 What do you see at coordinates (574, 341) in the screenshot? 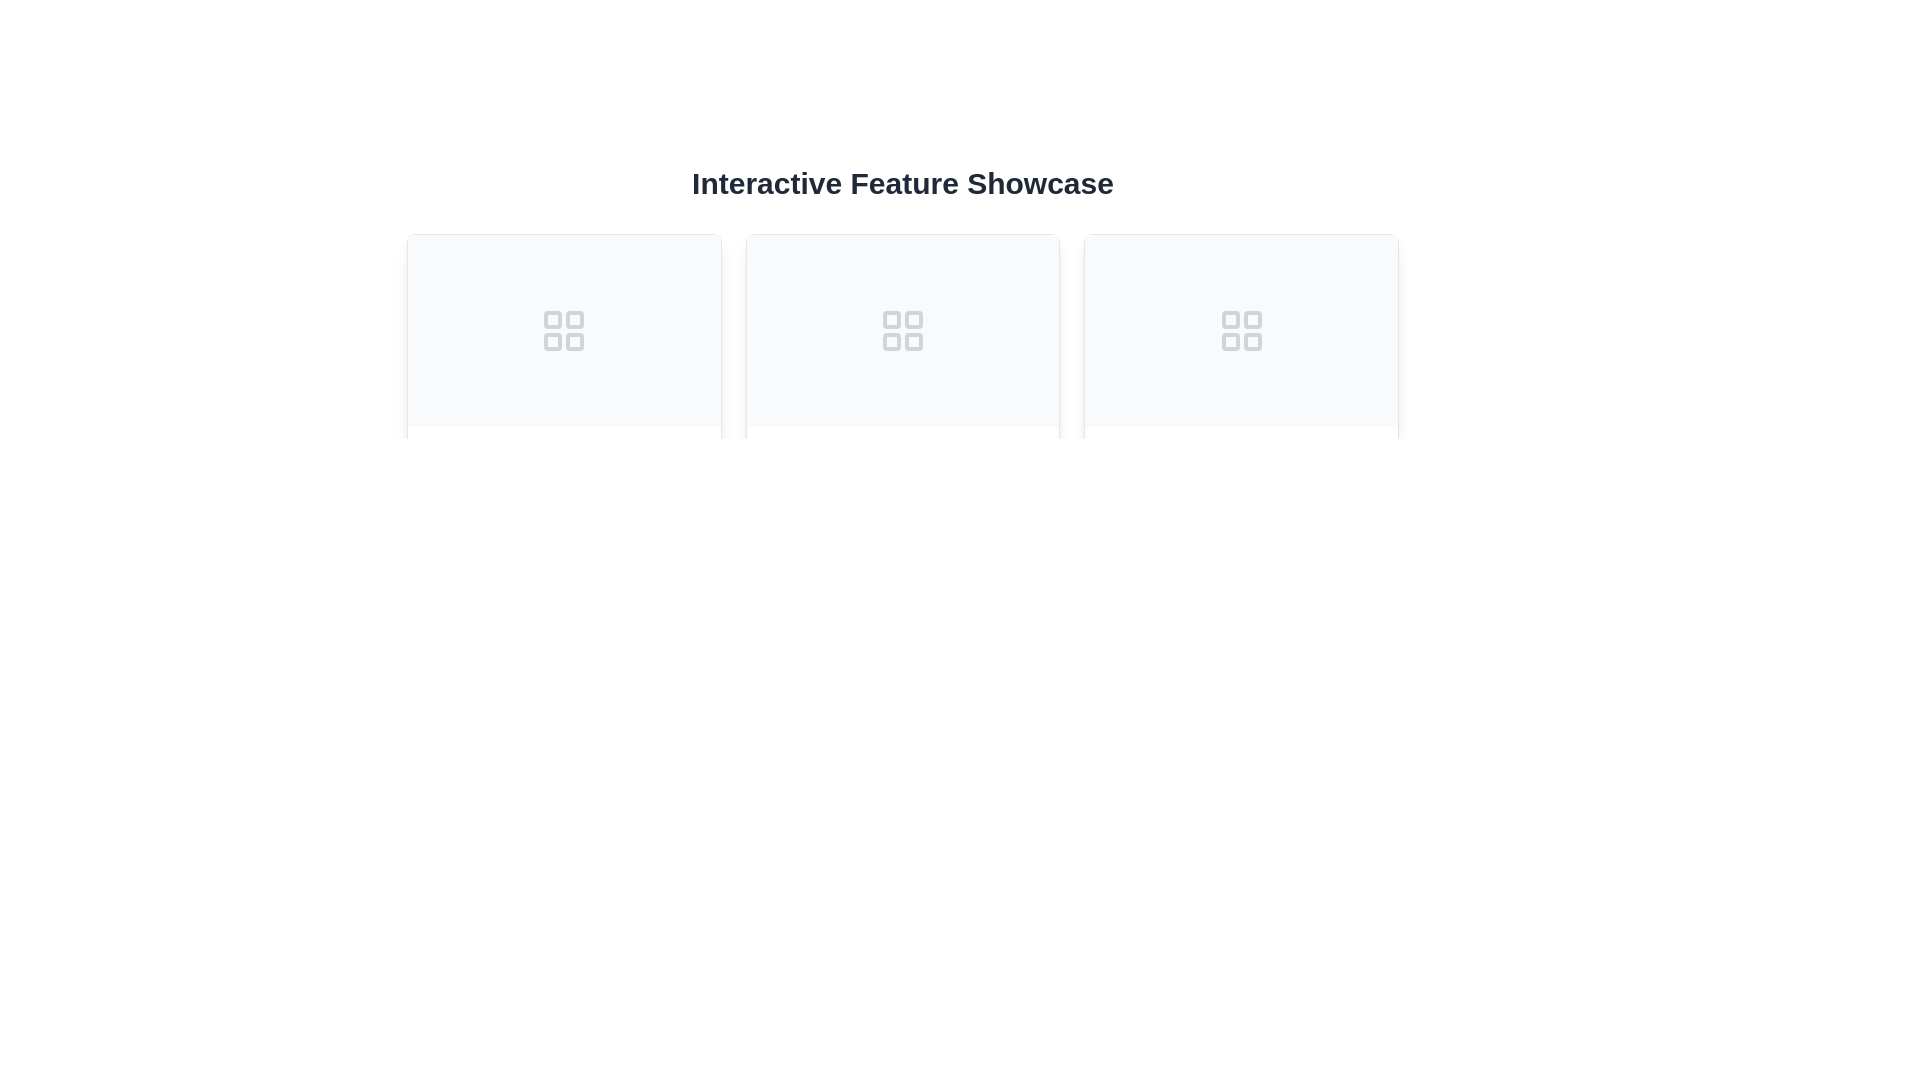
I see `the bottom-right square grid cell element within the 2x2 grid, which is styled in a subdued gray color and located in the bottom-right corner of the grid` at bounding box center [574, 341].